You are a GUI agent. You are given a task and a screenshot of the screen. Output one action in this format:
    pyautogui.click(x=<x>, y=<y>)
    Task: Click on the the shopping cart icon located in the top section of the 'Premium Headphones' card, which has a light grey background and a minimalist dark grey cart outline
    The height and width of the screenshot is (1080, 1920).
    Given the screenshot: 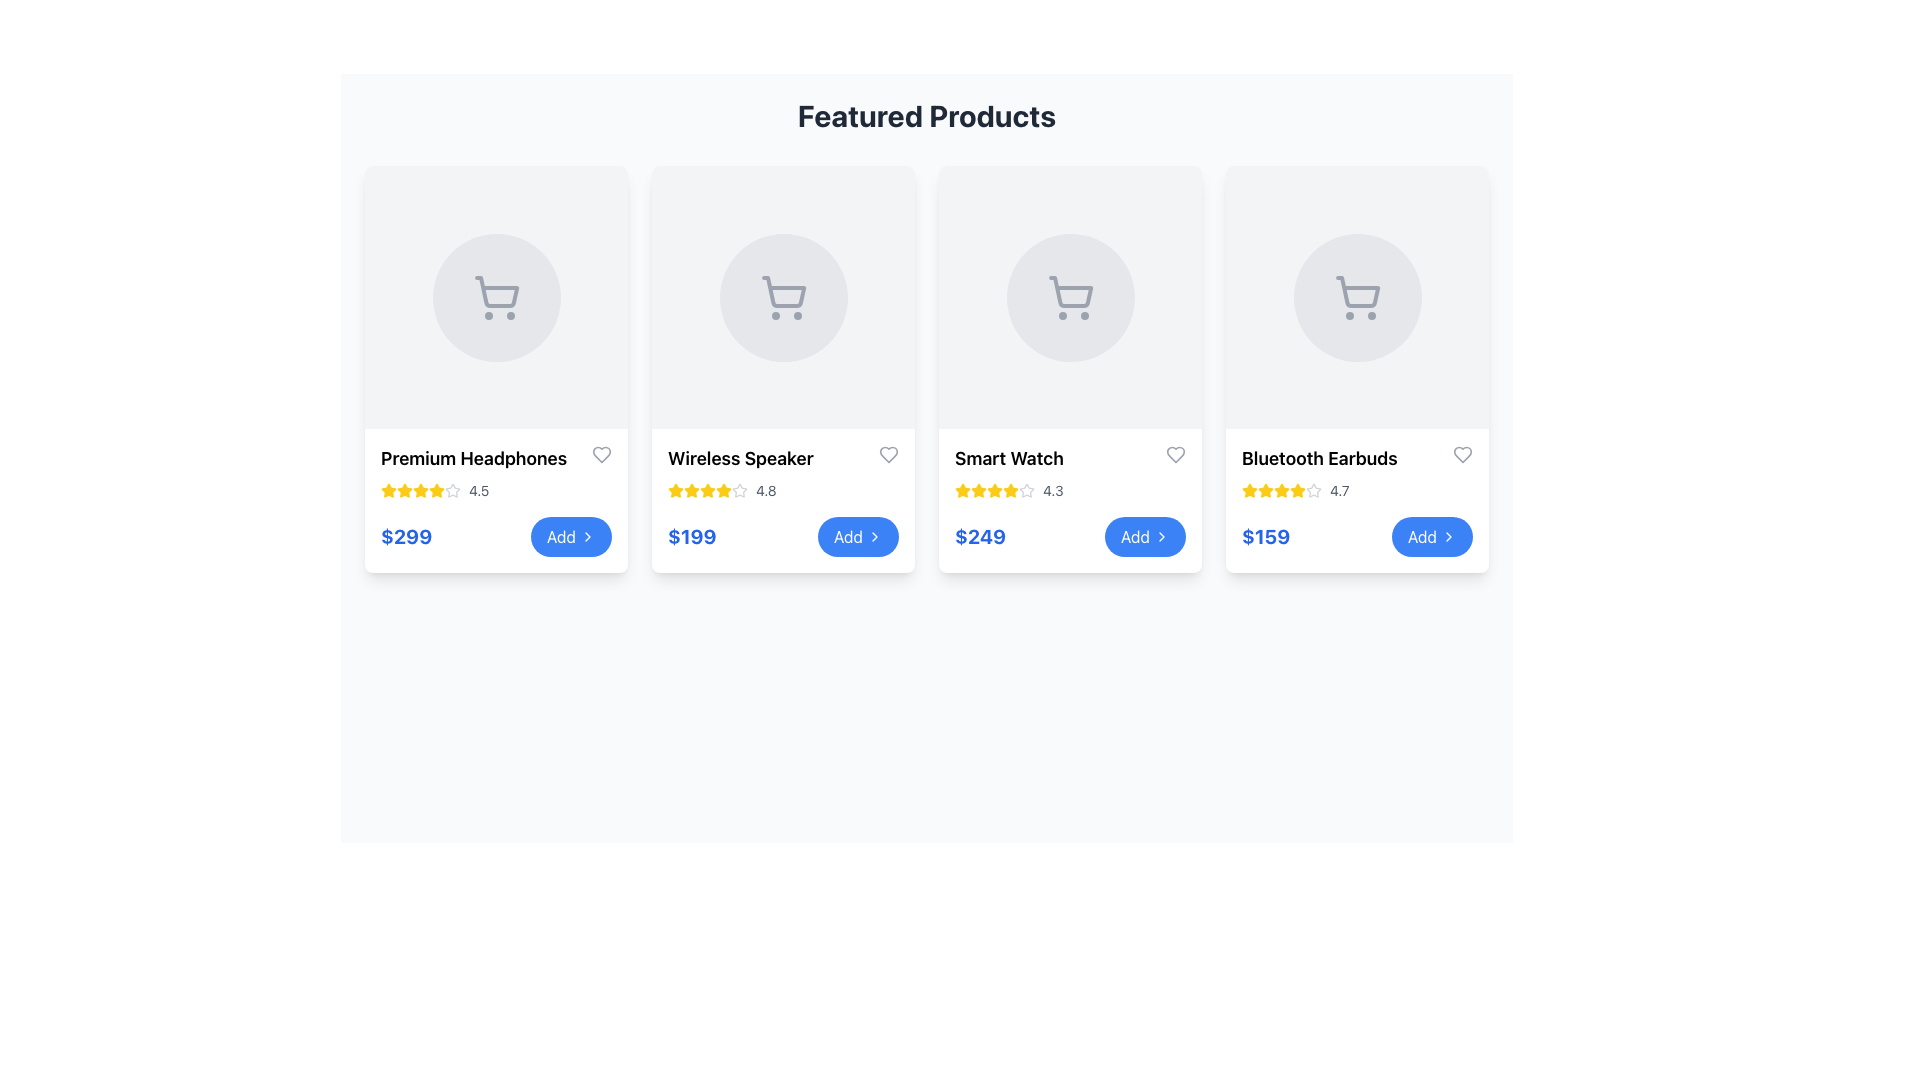 What is the action you would take?
    pyautogui.click(x=496, y=297)
    